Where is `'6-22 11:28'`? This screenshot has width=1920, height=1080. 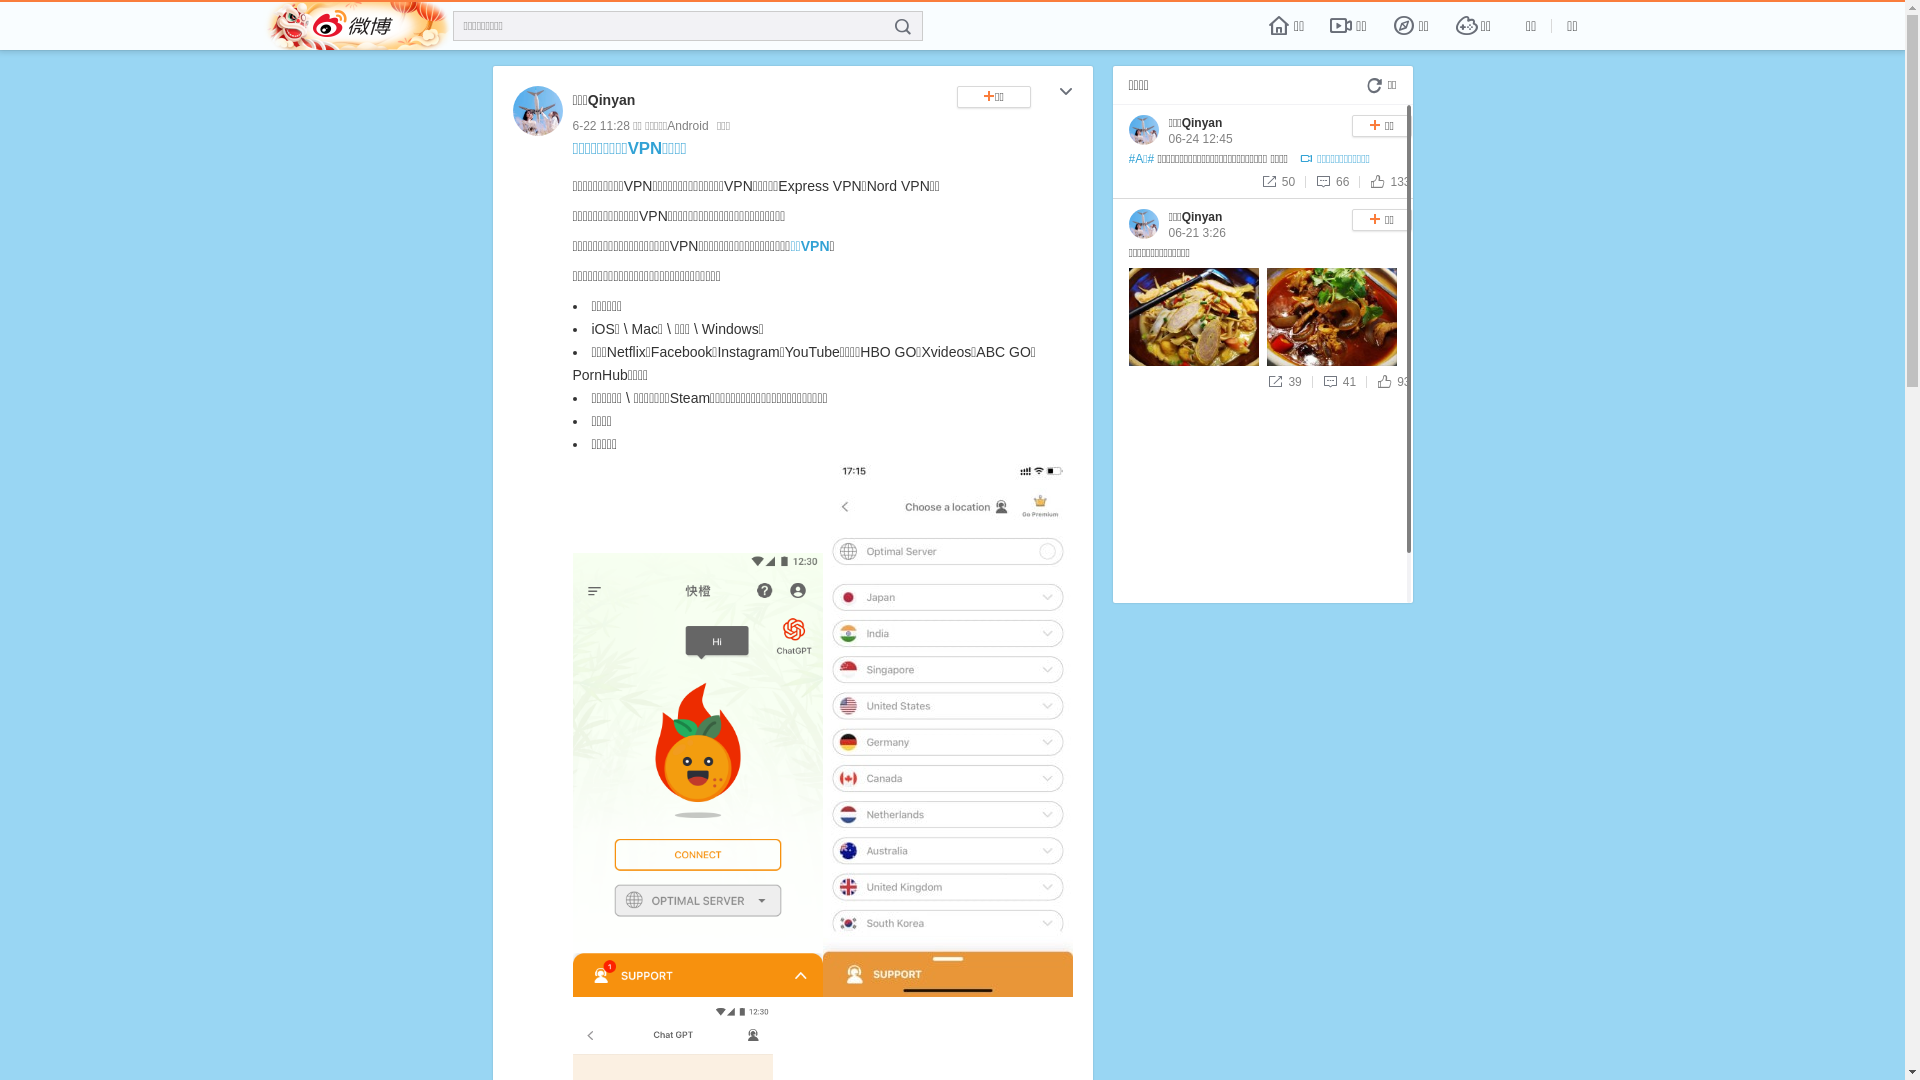 '6-22 11:28' is located at coordinates (570, 126).